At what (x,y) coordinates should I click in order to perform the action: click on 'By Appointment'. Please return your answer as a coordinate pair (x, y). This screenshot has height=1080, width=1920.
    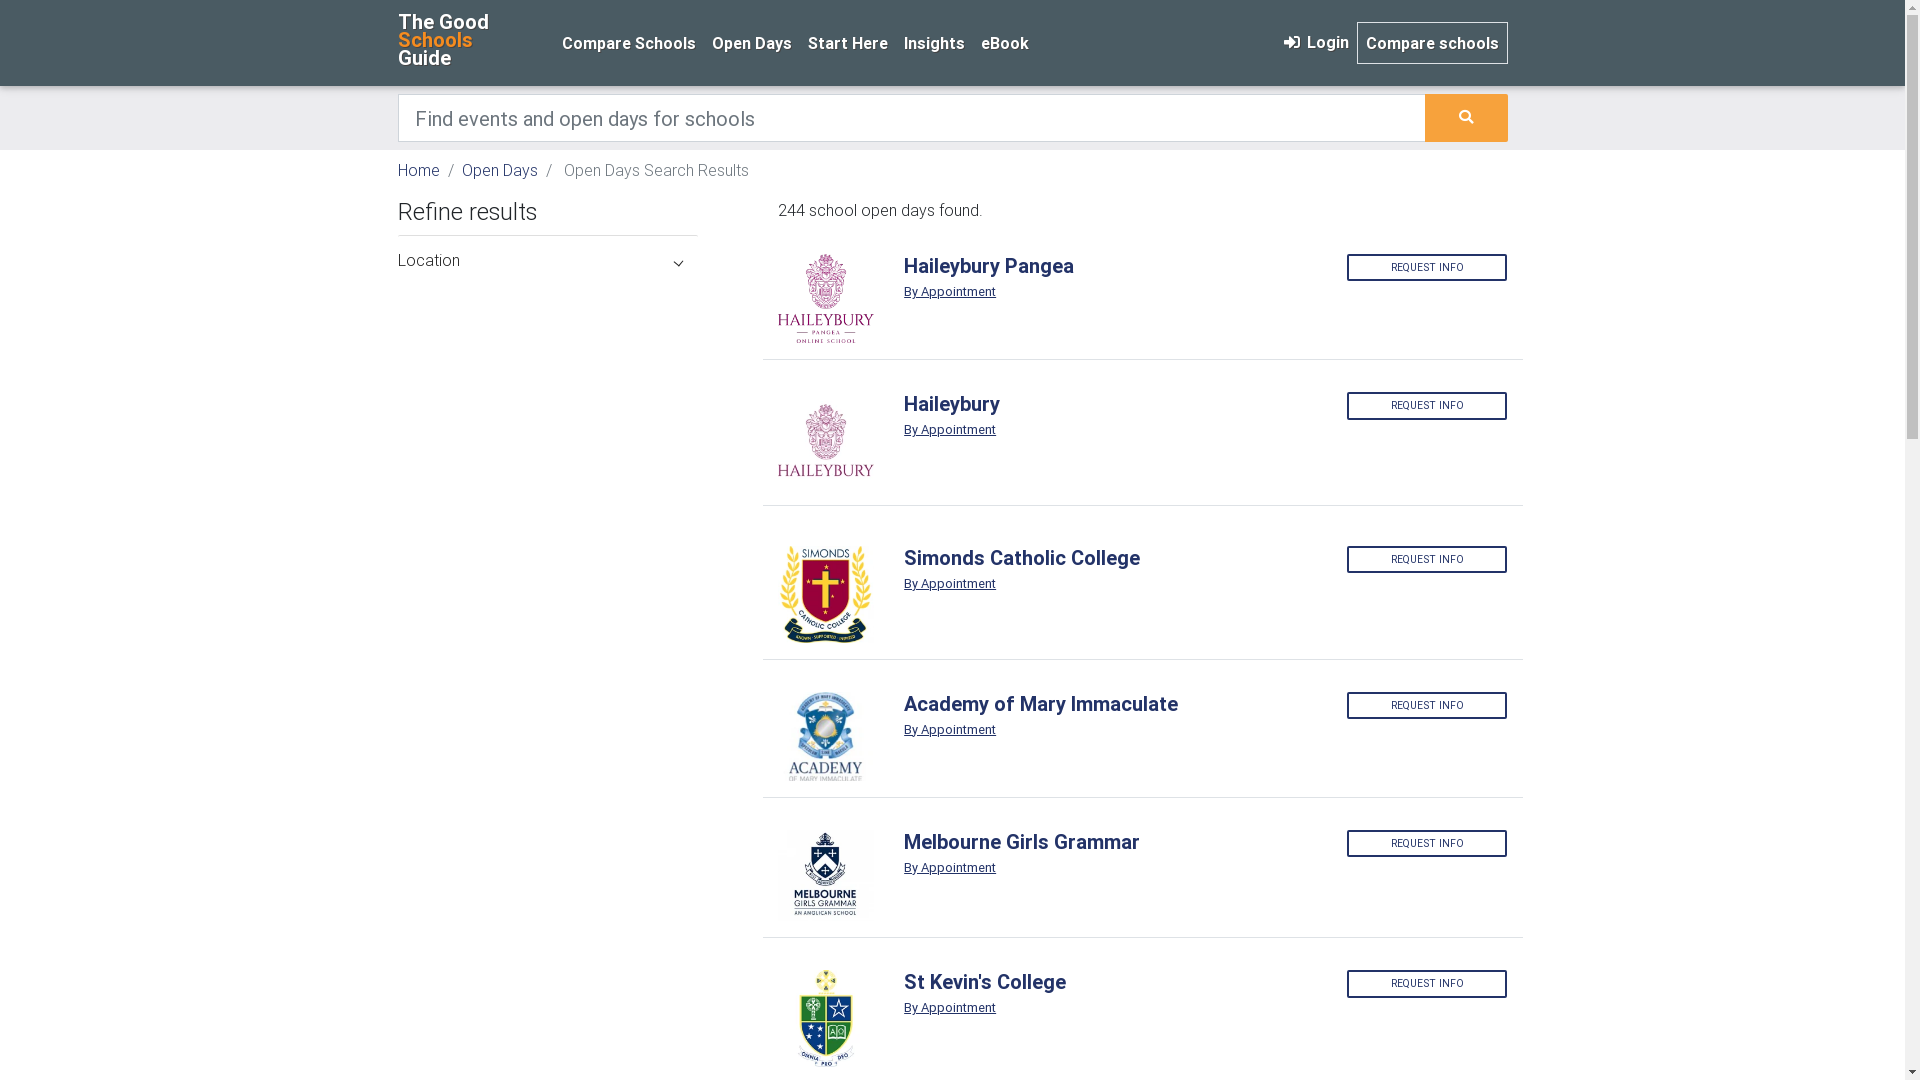
    Looking at the image, I should click on (902, 583).